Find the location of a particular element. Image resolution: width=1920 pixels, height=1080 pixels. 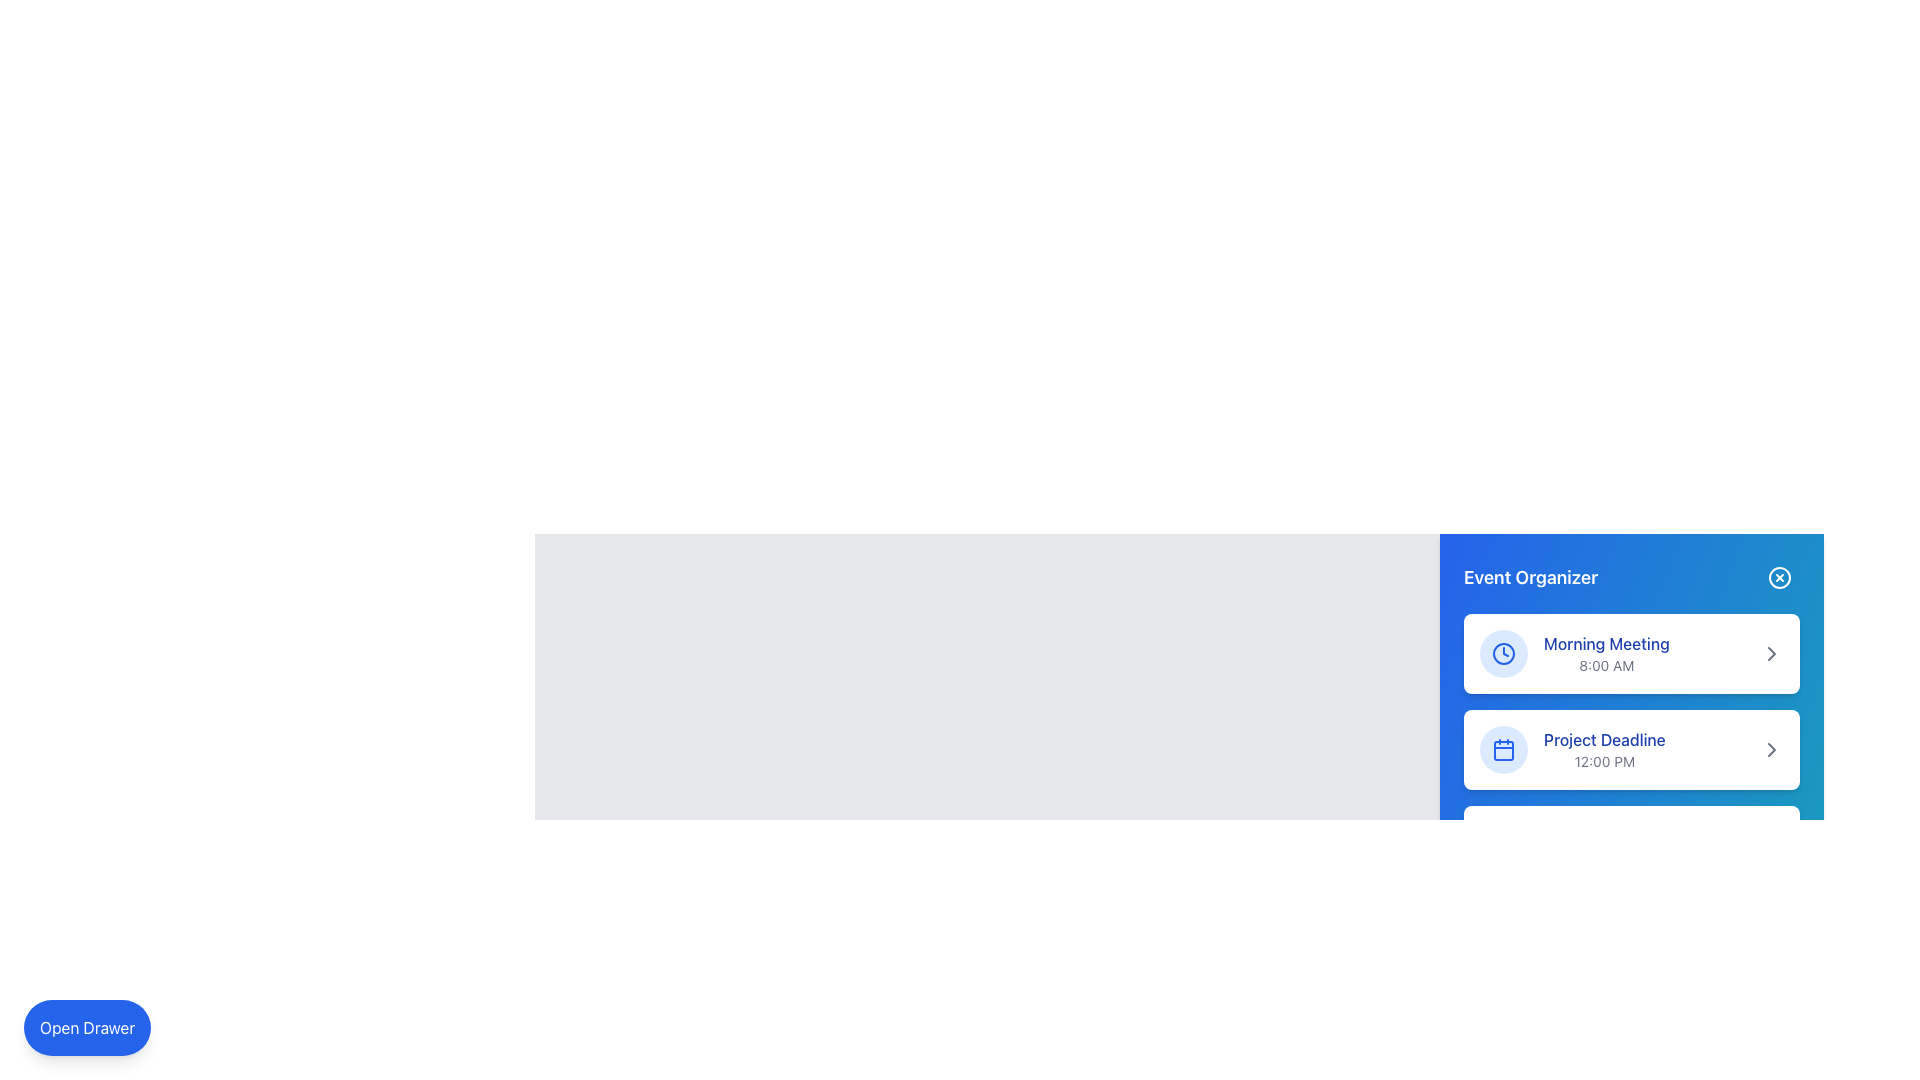

the interactive icon located on the right side of the 'Project Deadline' entry in the 'Event Organizer' panel is located at coordinates (1771, 654).